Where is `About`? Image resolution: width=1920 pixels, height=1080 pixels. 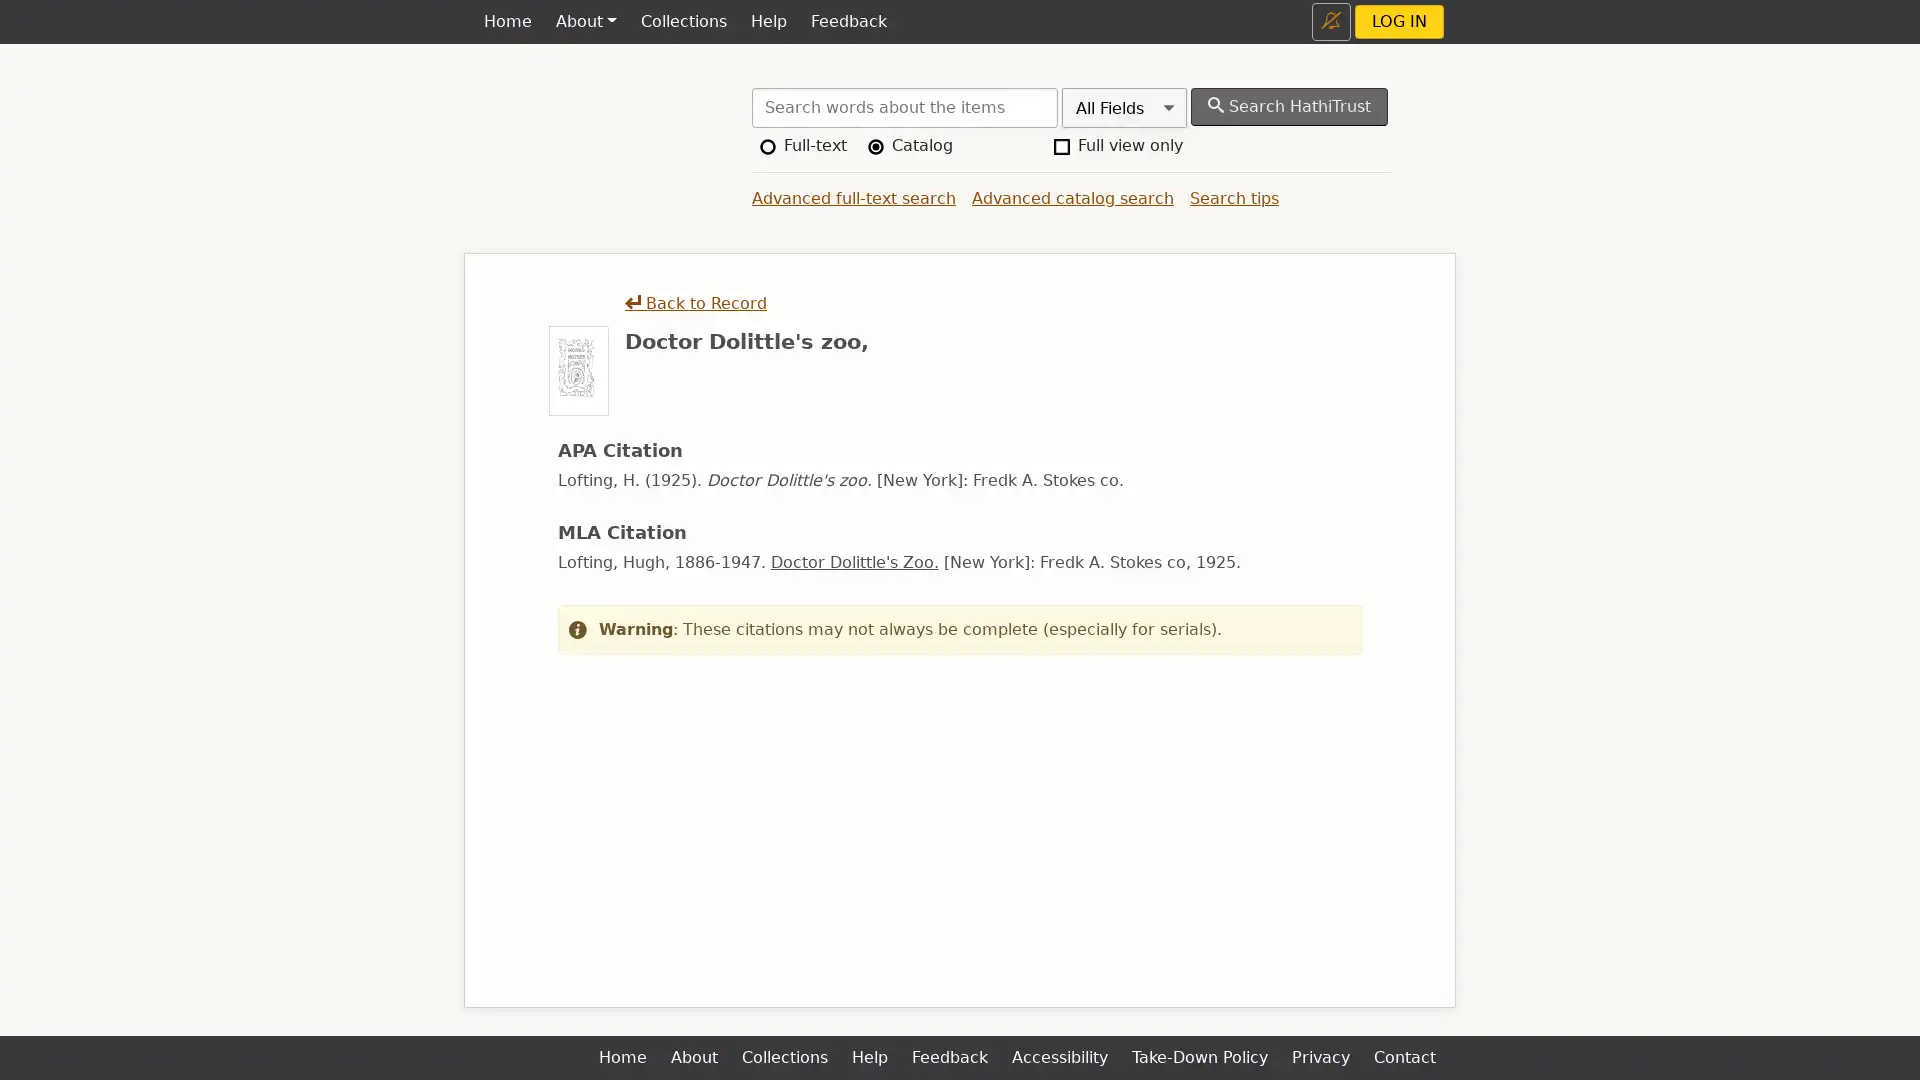
About is located at coordinates (584, 22).